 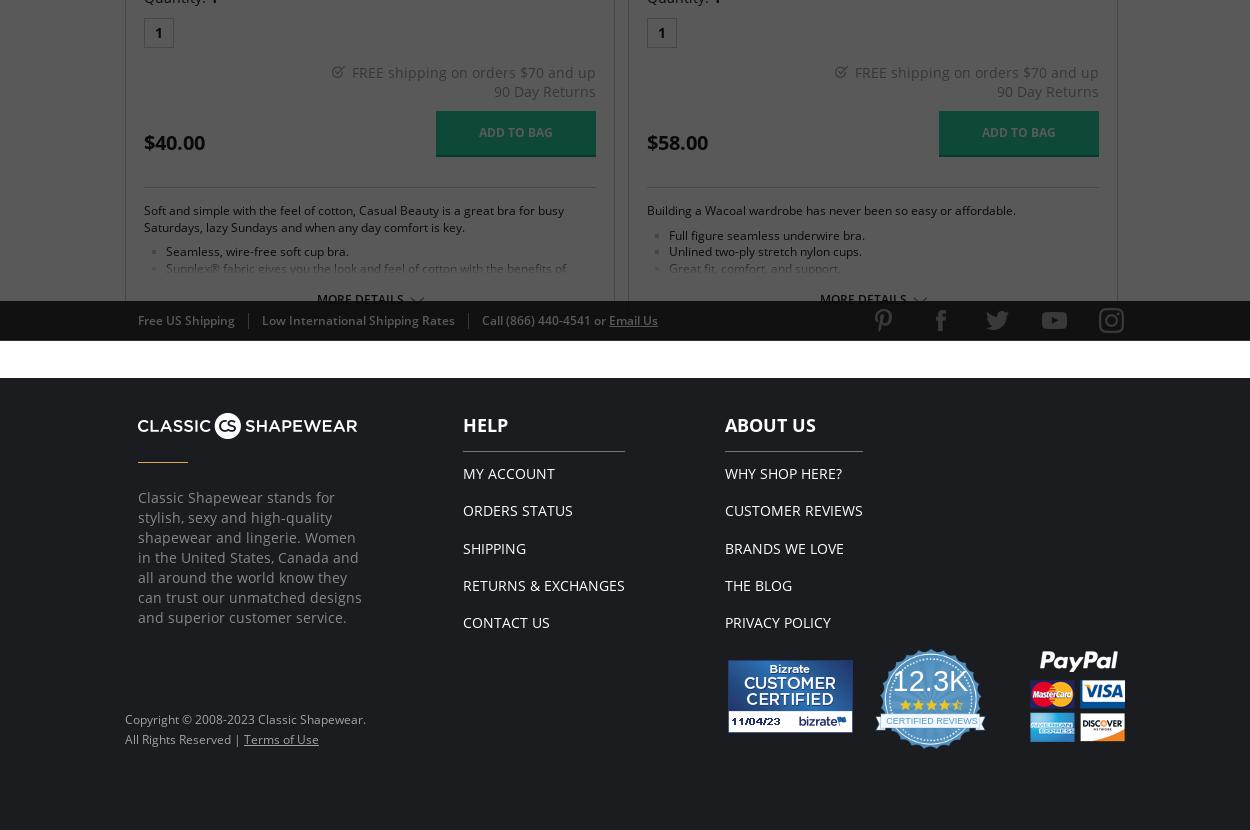 I want to click on 'Privacy Policy', so click(x=777, y=622).